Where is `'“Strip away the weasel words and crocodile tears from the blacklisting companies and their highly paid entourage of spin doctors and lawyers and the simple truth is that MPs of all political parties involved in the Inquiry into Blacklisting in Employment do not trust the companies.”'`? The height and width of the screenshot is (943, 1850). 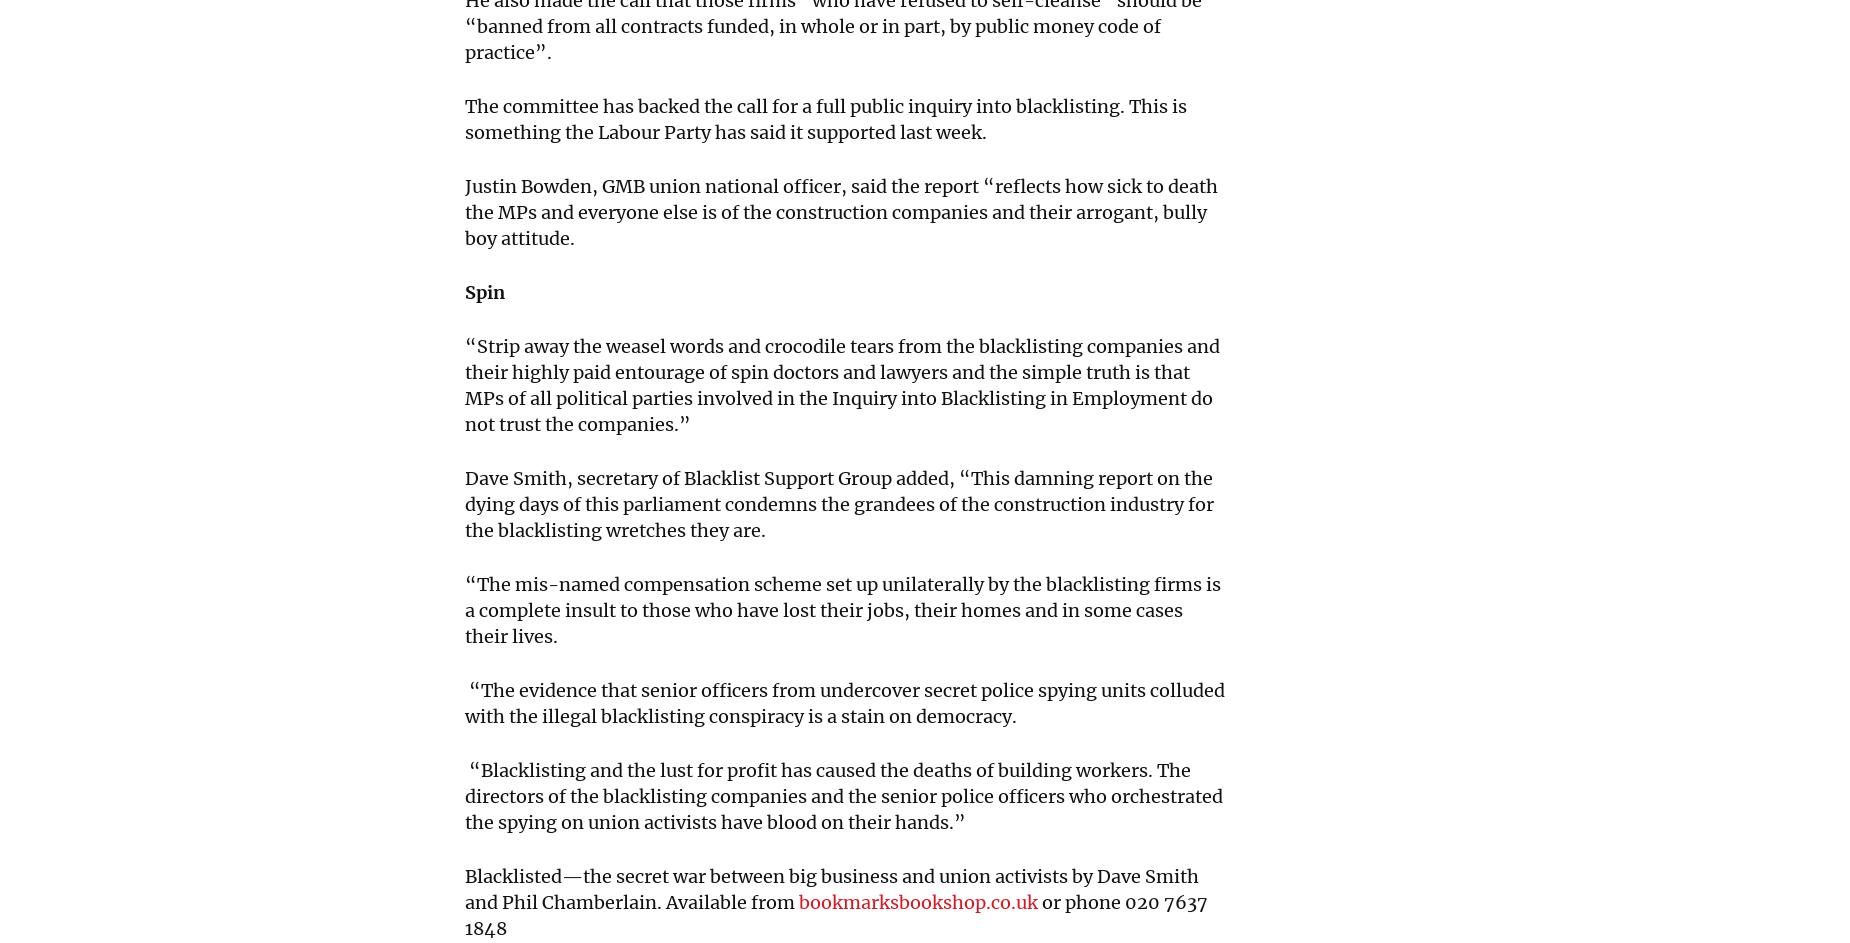 '“Strip away the weasel words and crocodile tears from the blacklisting companies and their highly paid entourage of spin doctors and lawyers and the simple truth is that MPs of all political parties involved in the Inquiry into Blacklisting in Employment do not trust the companies.”' is located at coordinates (842, 384).